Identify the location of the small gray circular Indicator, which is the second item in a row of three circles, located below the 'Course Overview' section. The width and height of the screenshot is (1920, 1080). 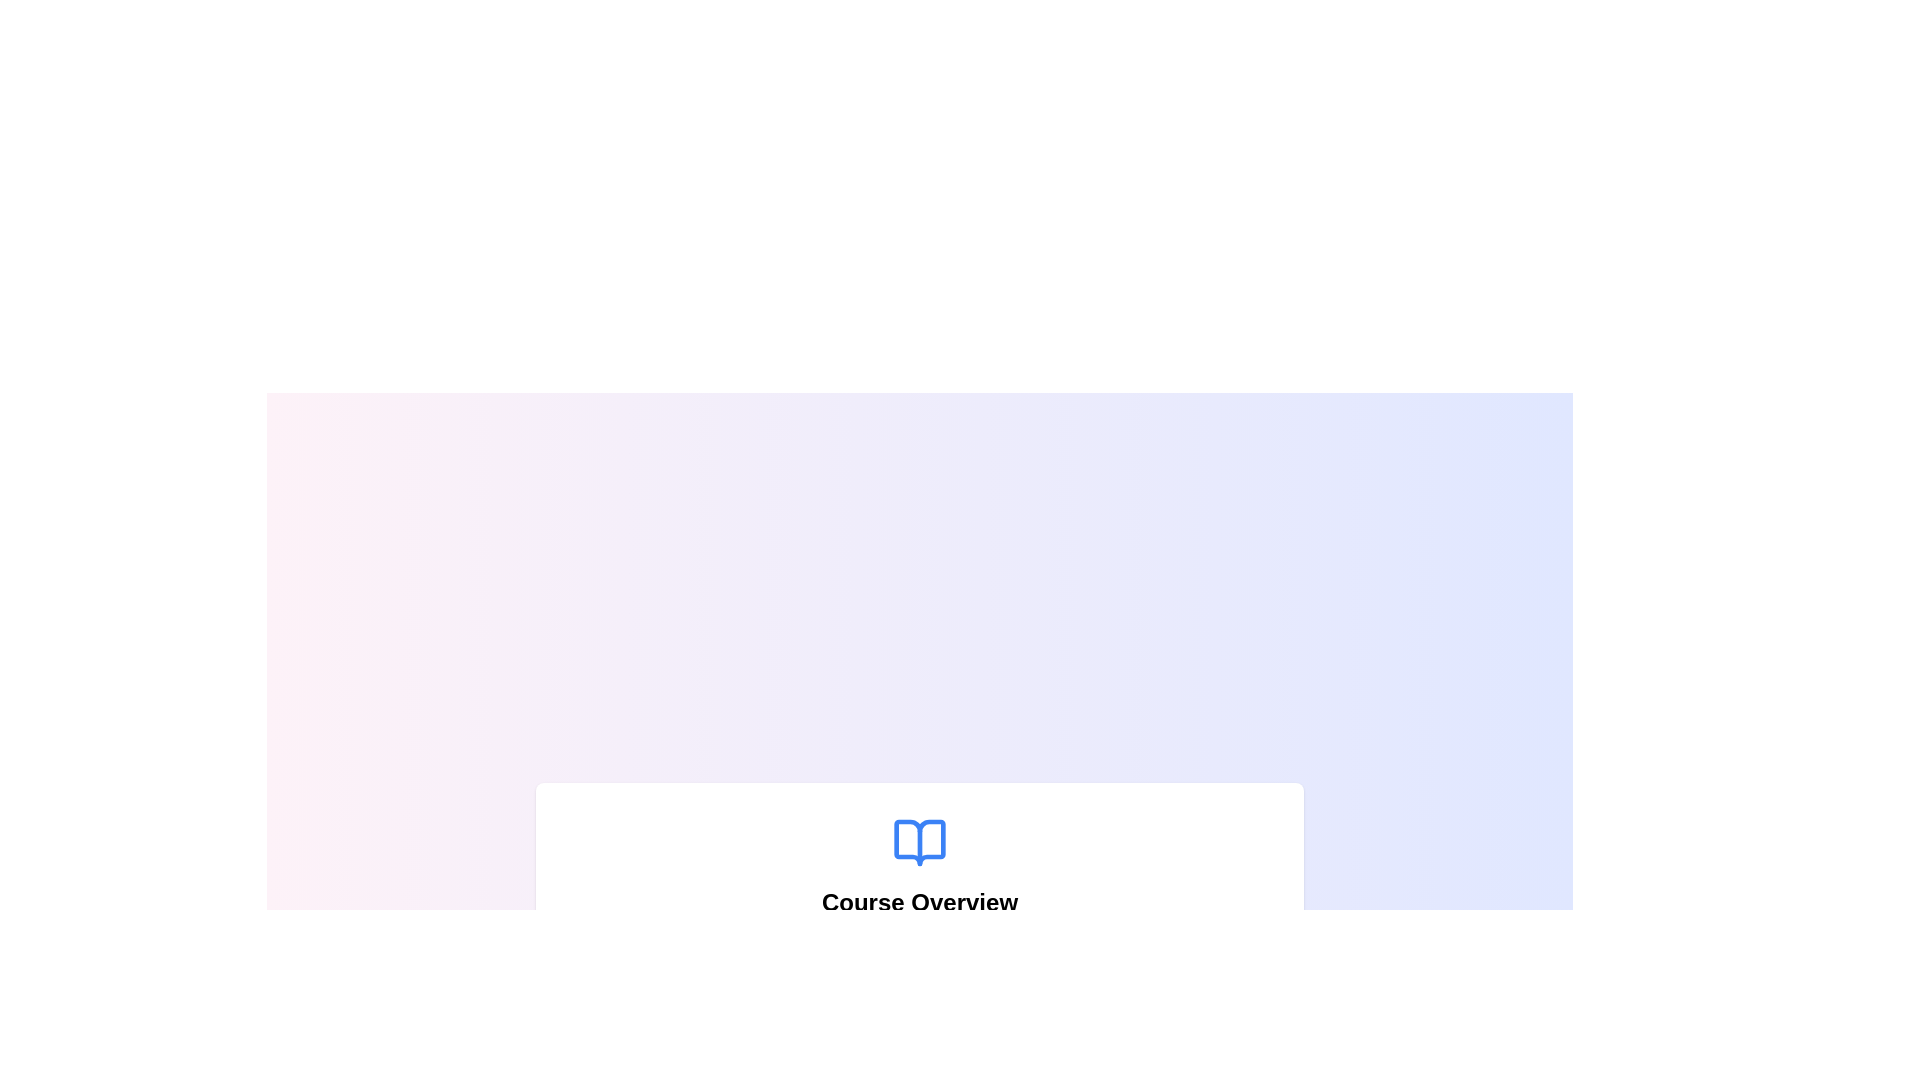
(919, 1044).